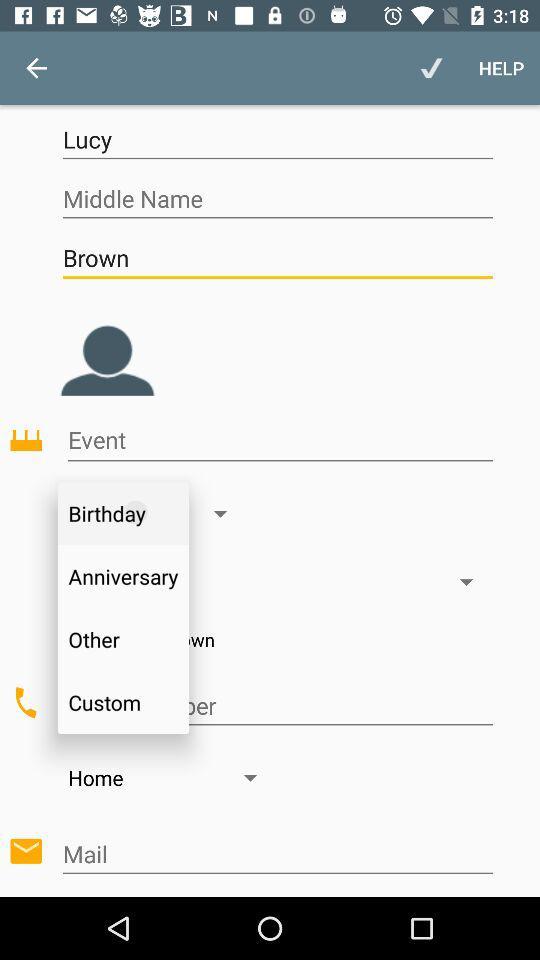 This screenshot has height=960, width=540. I want to click on icon above the brown item, so click(276, 199).